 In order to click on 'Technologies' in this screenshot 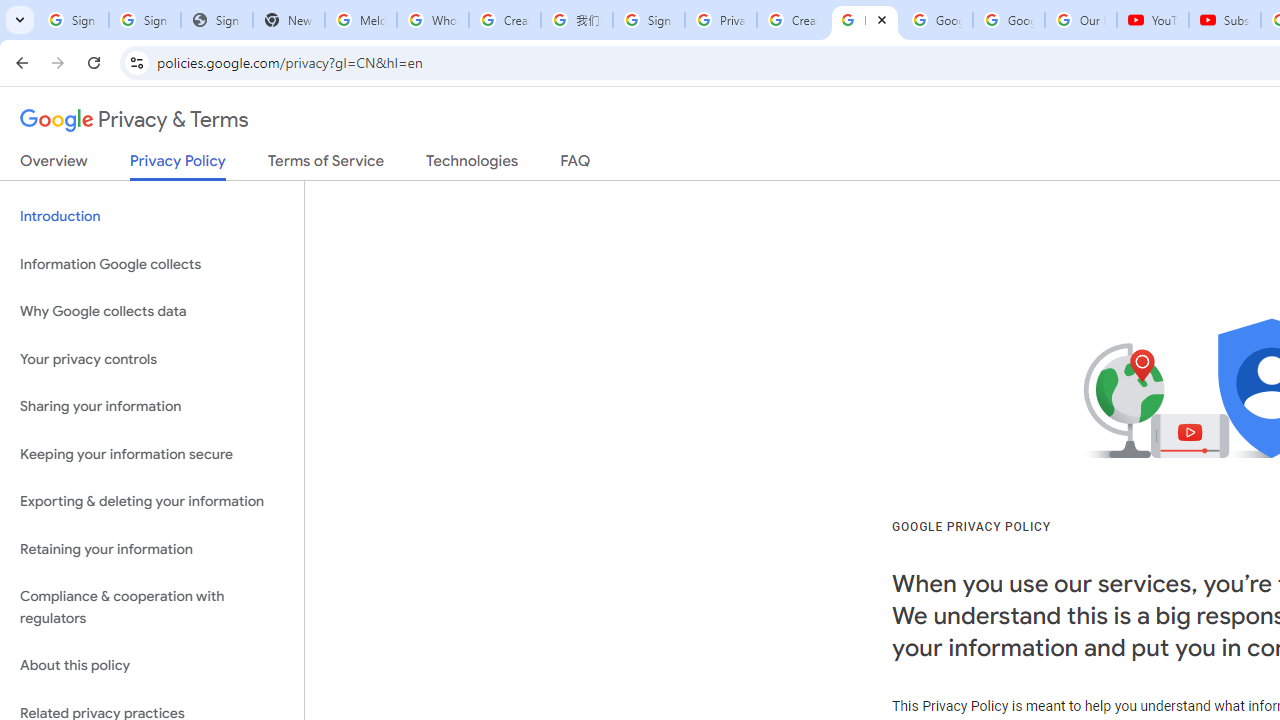, I will do `click(471, 164)`.